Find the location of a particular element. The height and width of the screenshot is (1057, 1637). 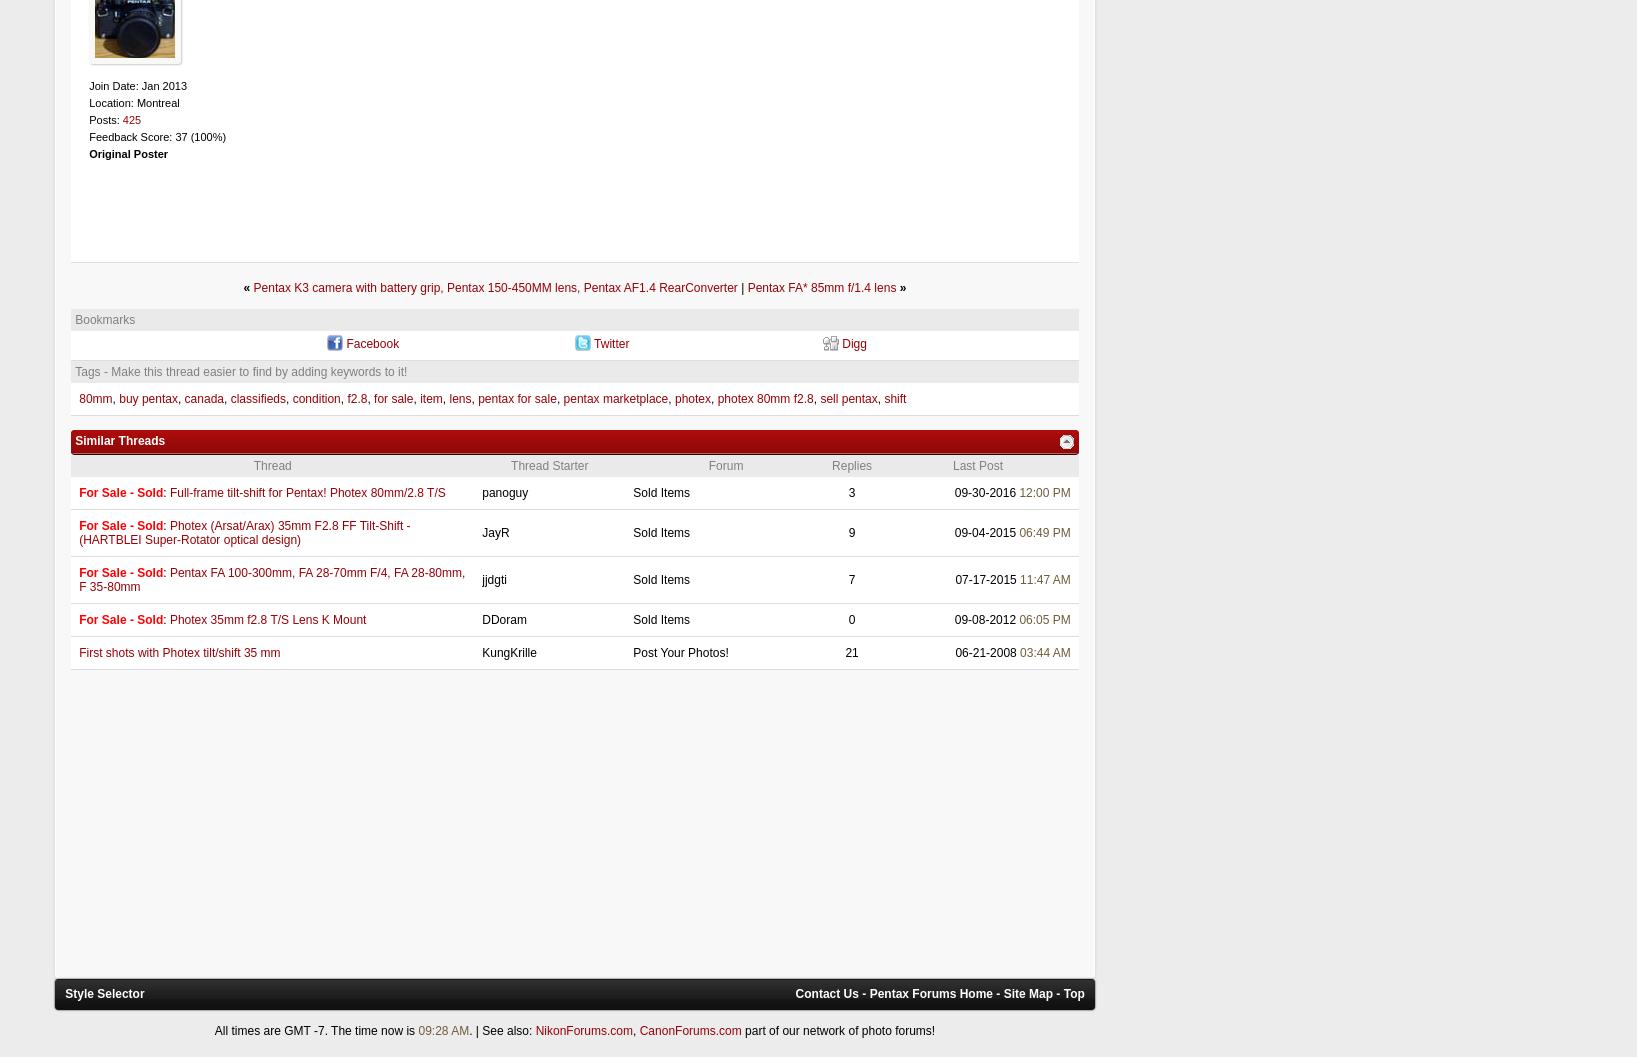

'11:47 AM' is located at coordinates (1019, 578).